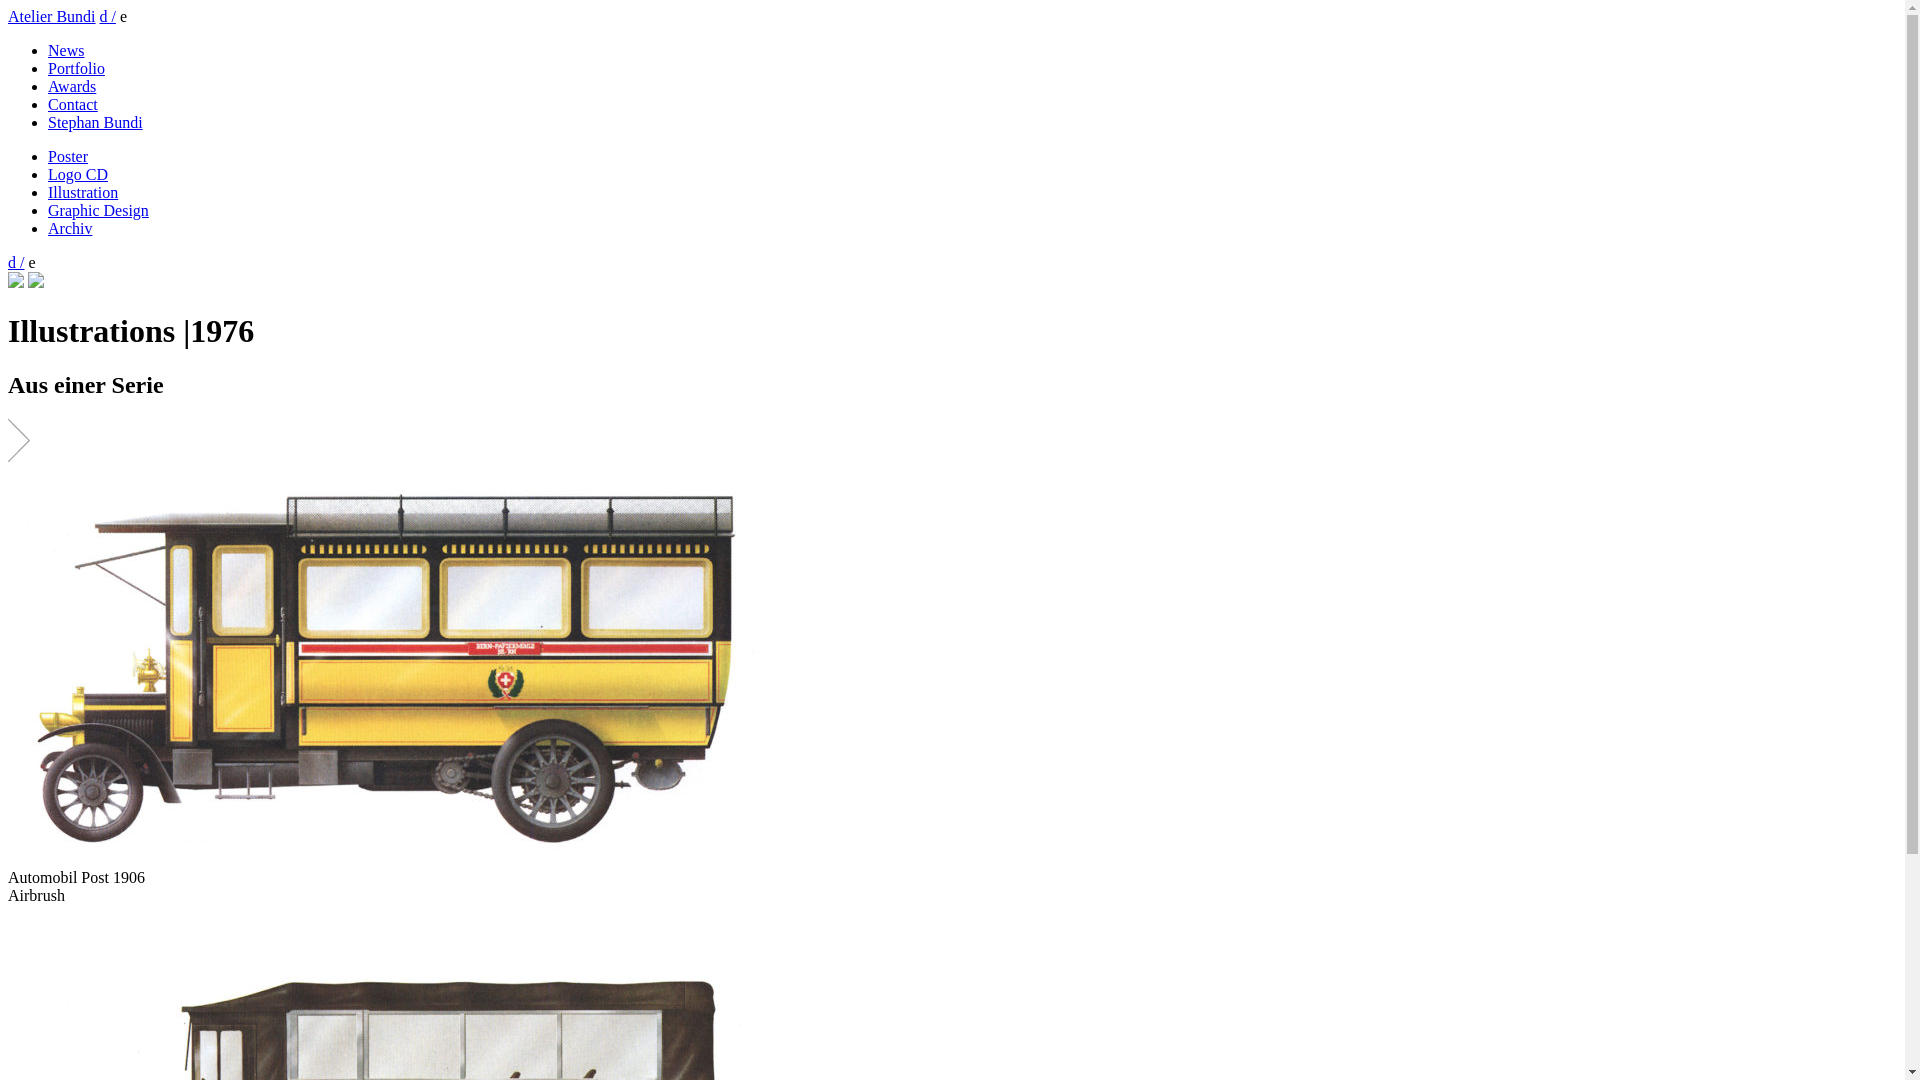  Describe the element at coordinates (70, 227) in the screenshot. I see `'Archiv'` at that location.